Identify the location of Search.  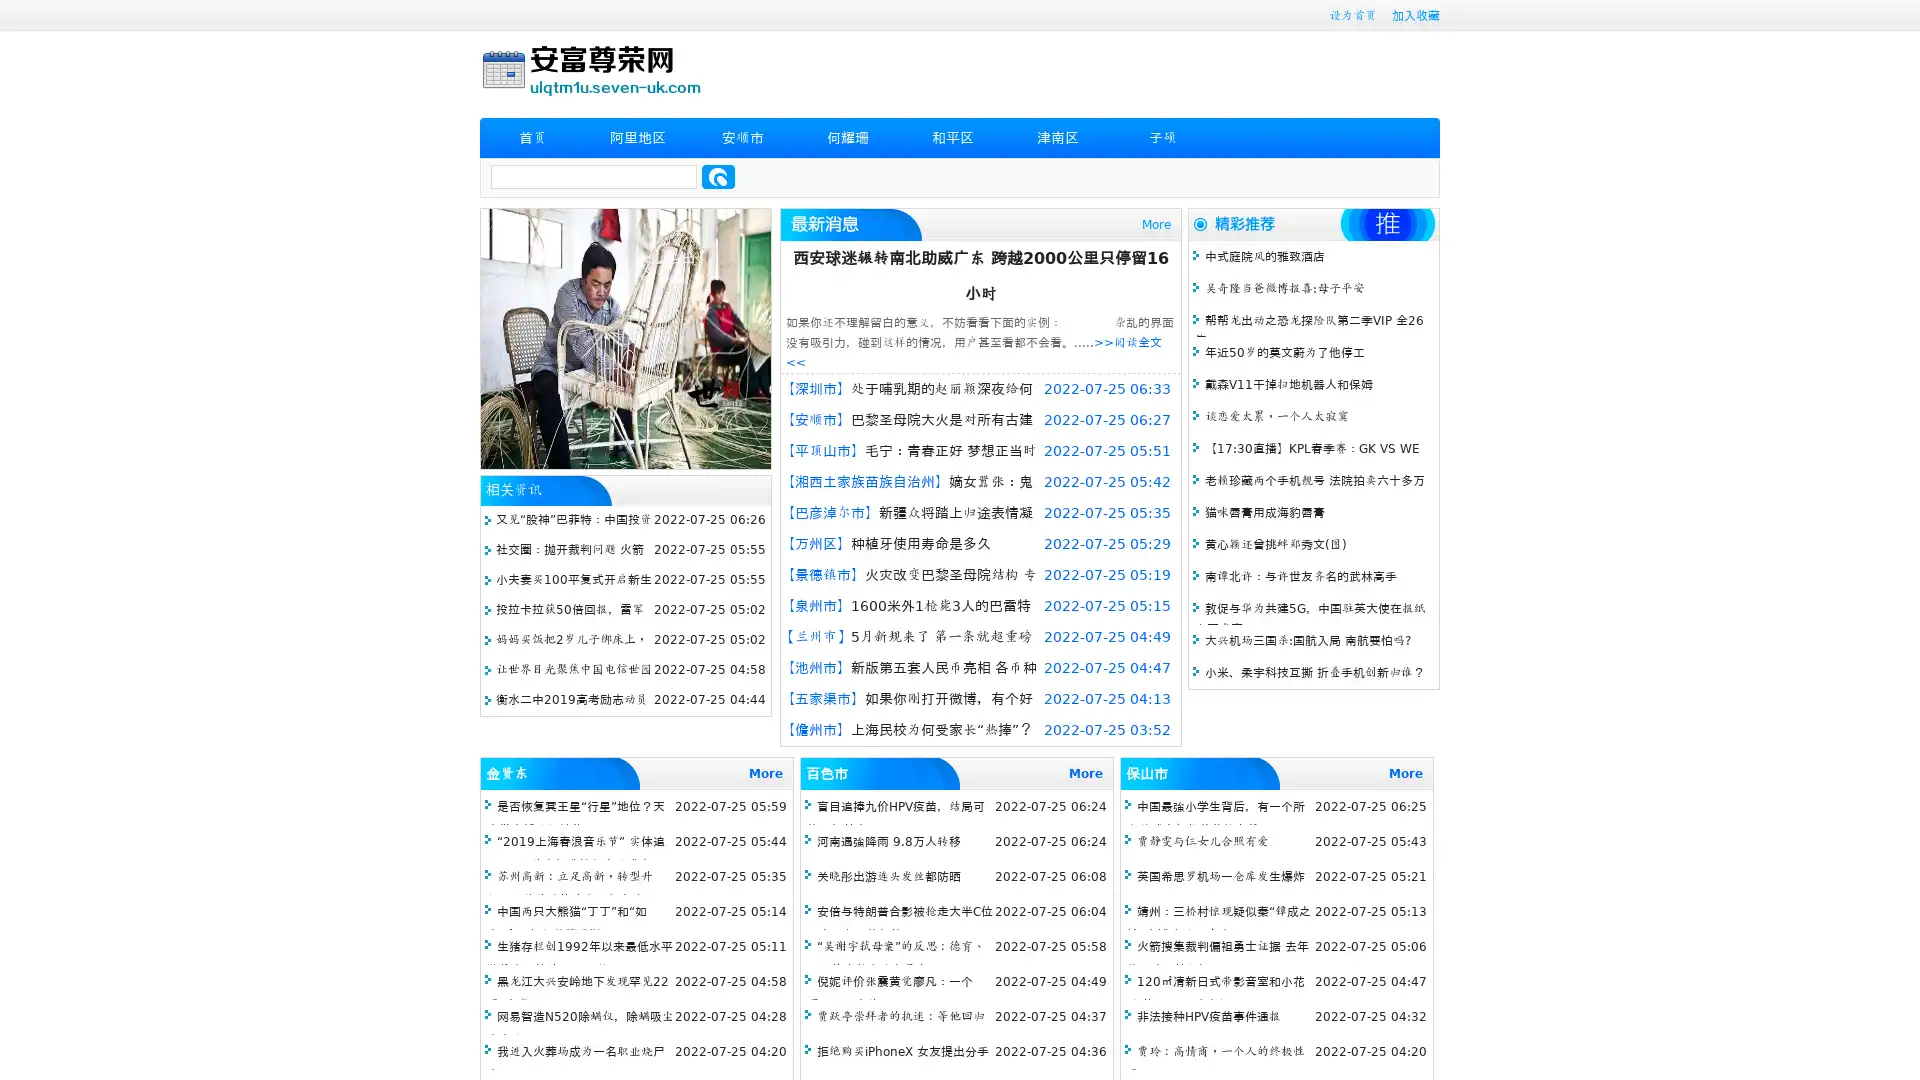
(718, 176).